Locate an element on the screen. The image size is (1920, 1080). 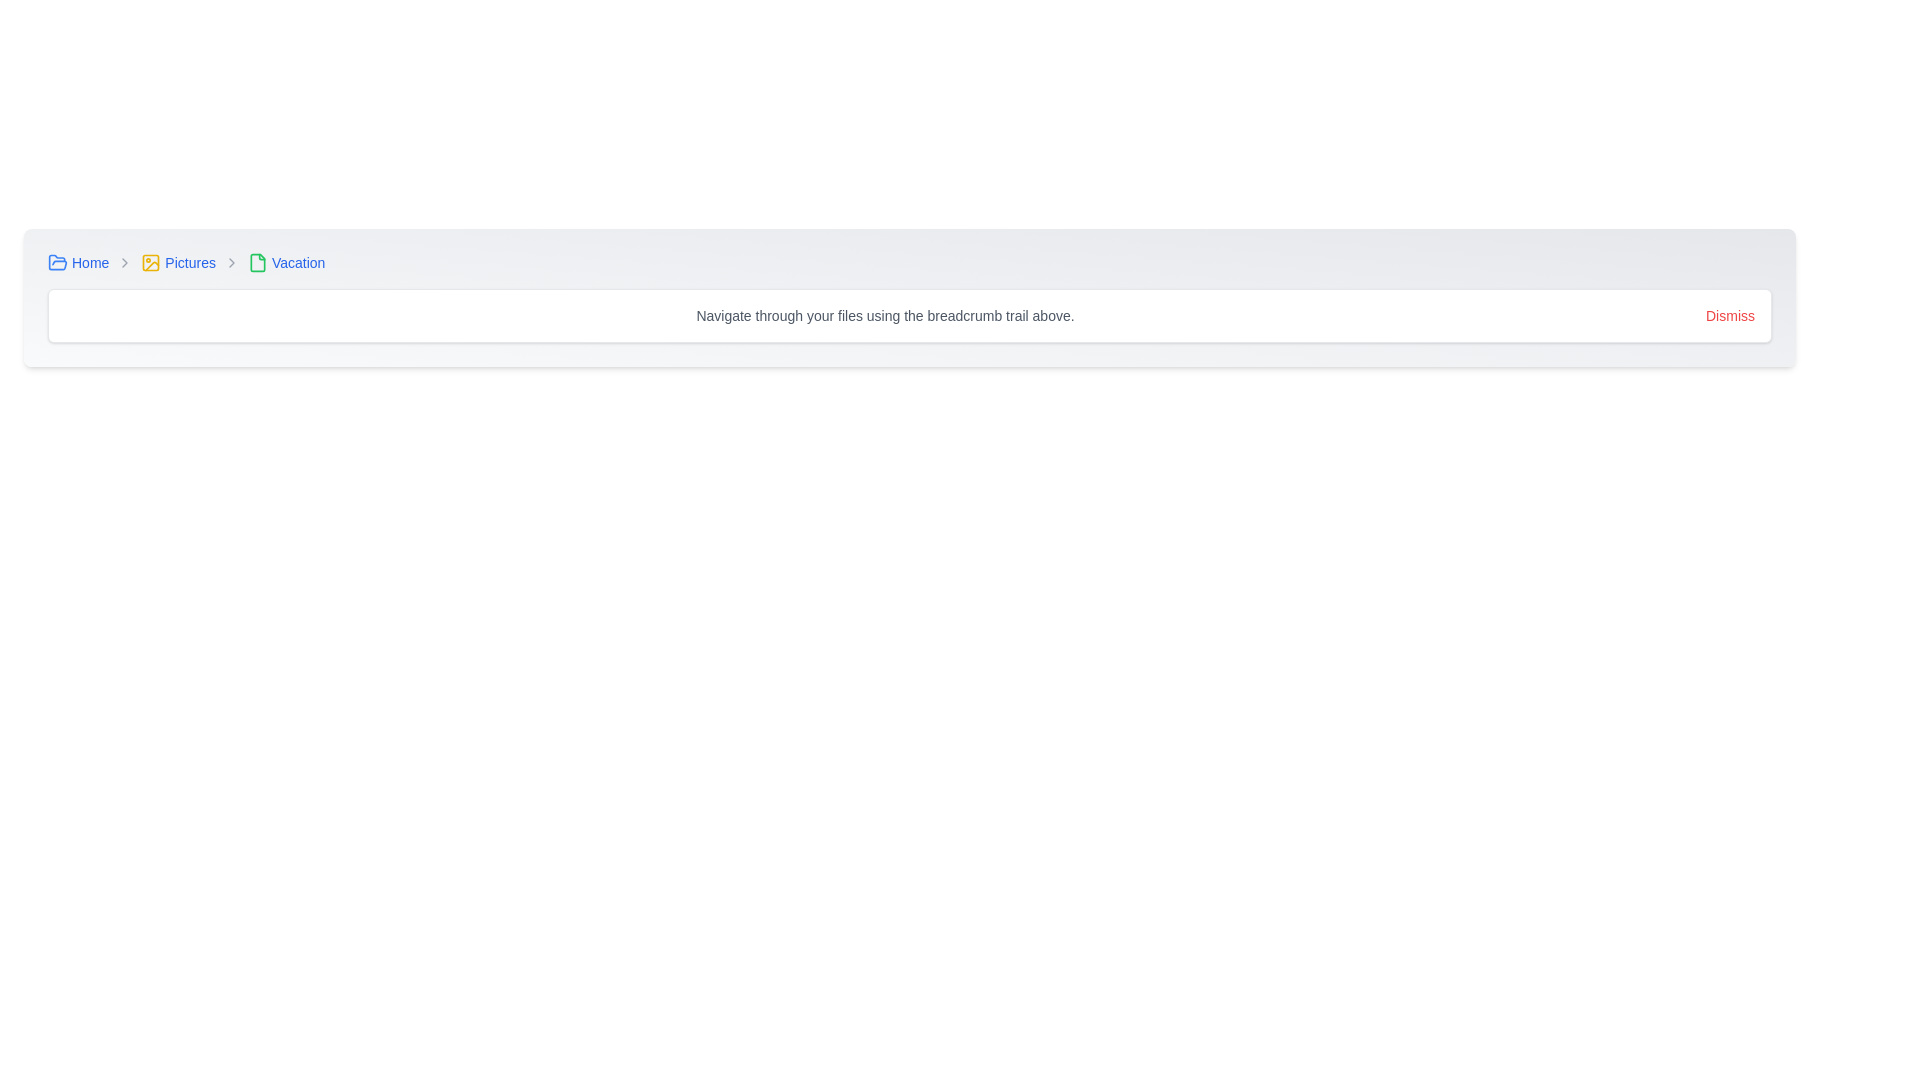
the 'Vacation' hyperlink is located at coordinates (297, 261).